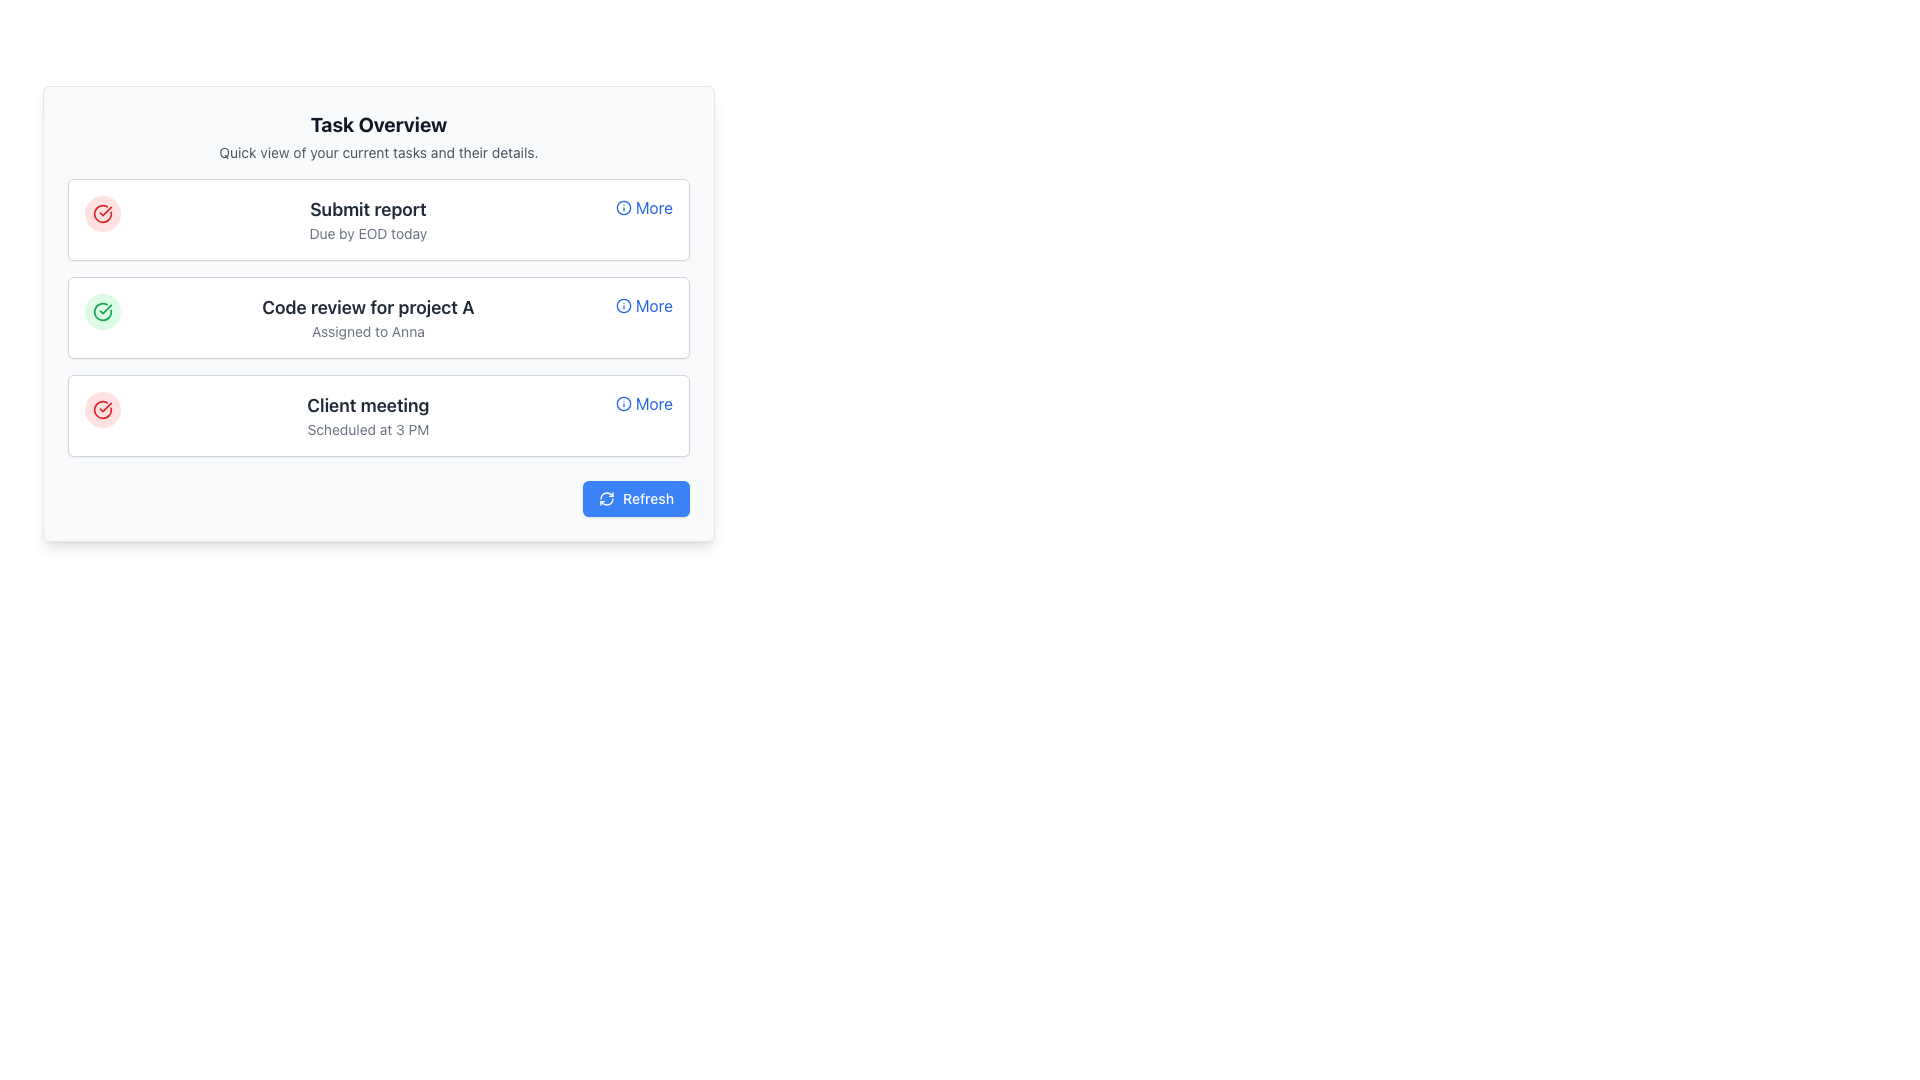 The height and width of the screenshot is (1080, 1920). Describe the element at coordinates (101, 213) in the screenshot. I see `the Icon Button located to the left of the 'Submit report' heading in the 'Task Overview' panel to interact with it` at that location.